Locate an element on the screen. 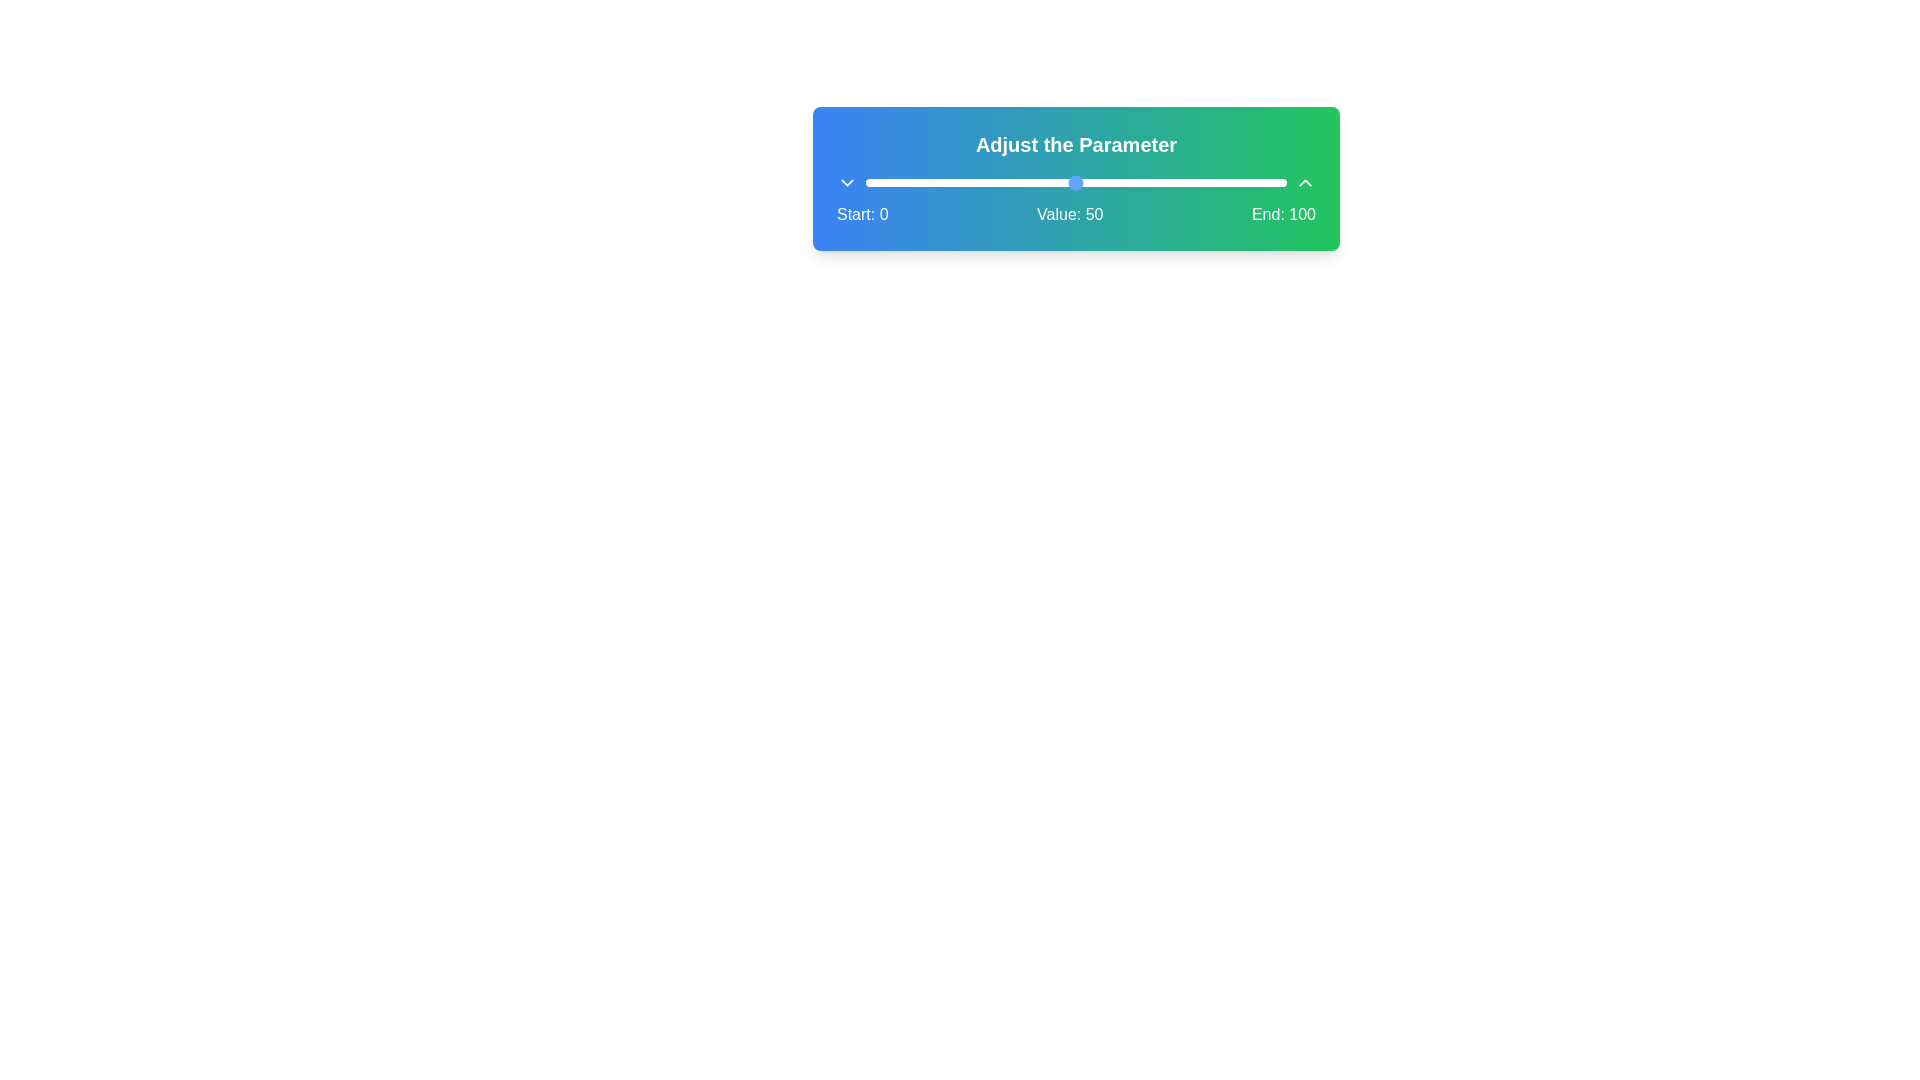 This screenshot has height=1080, width=1920. the parameter is located at coordinates (975, 182).